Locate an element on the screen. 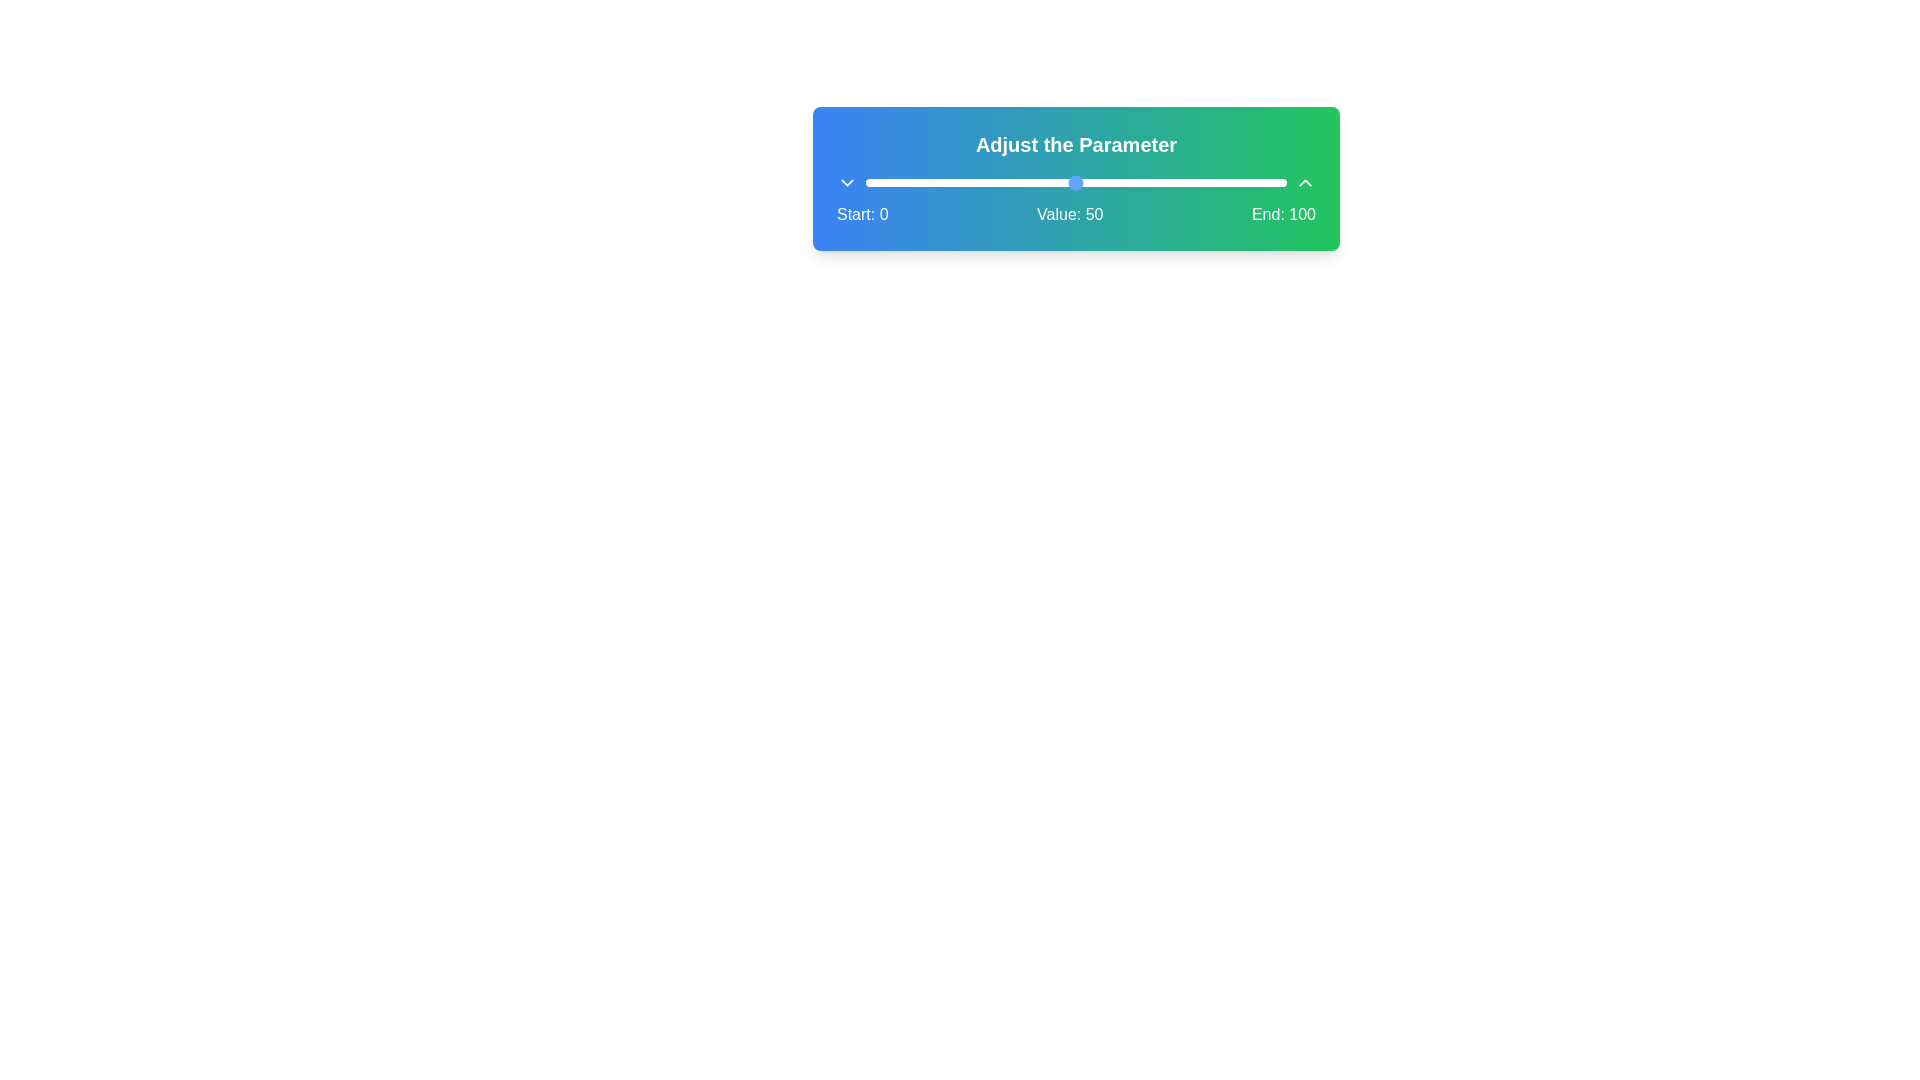 This screenshot has height=1080, width=1920. the parameter is located at coordinates (975, 182).